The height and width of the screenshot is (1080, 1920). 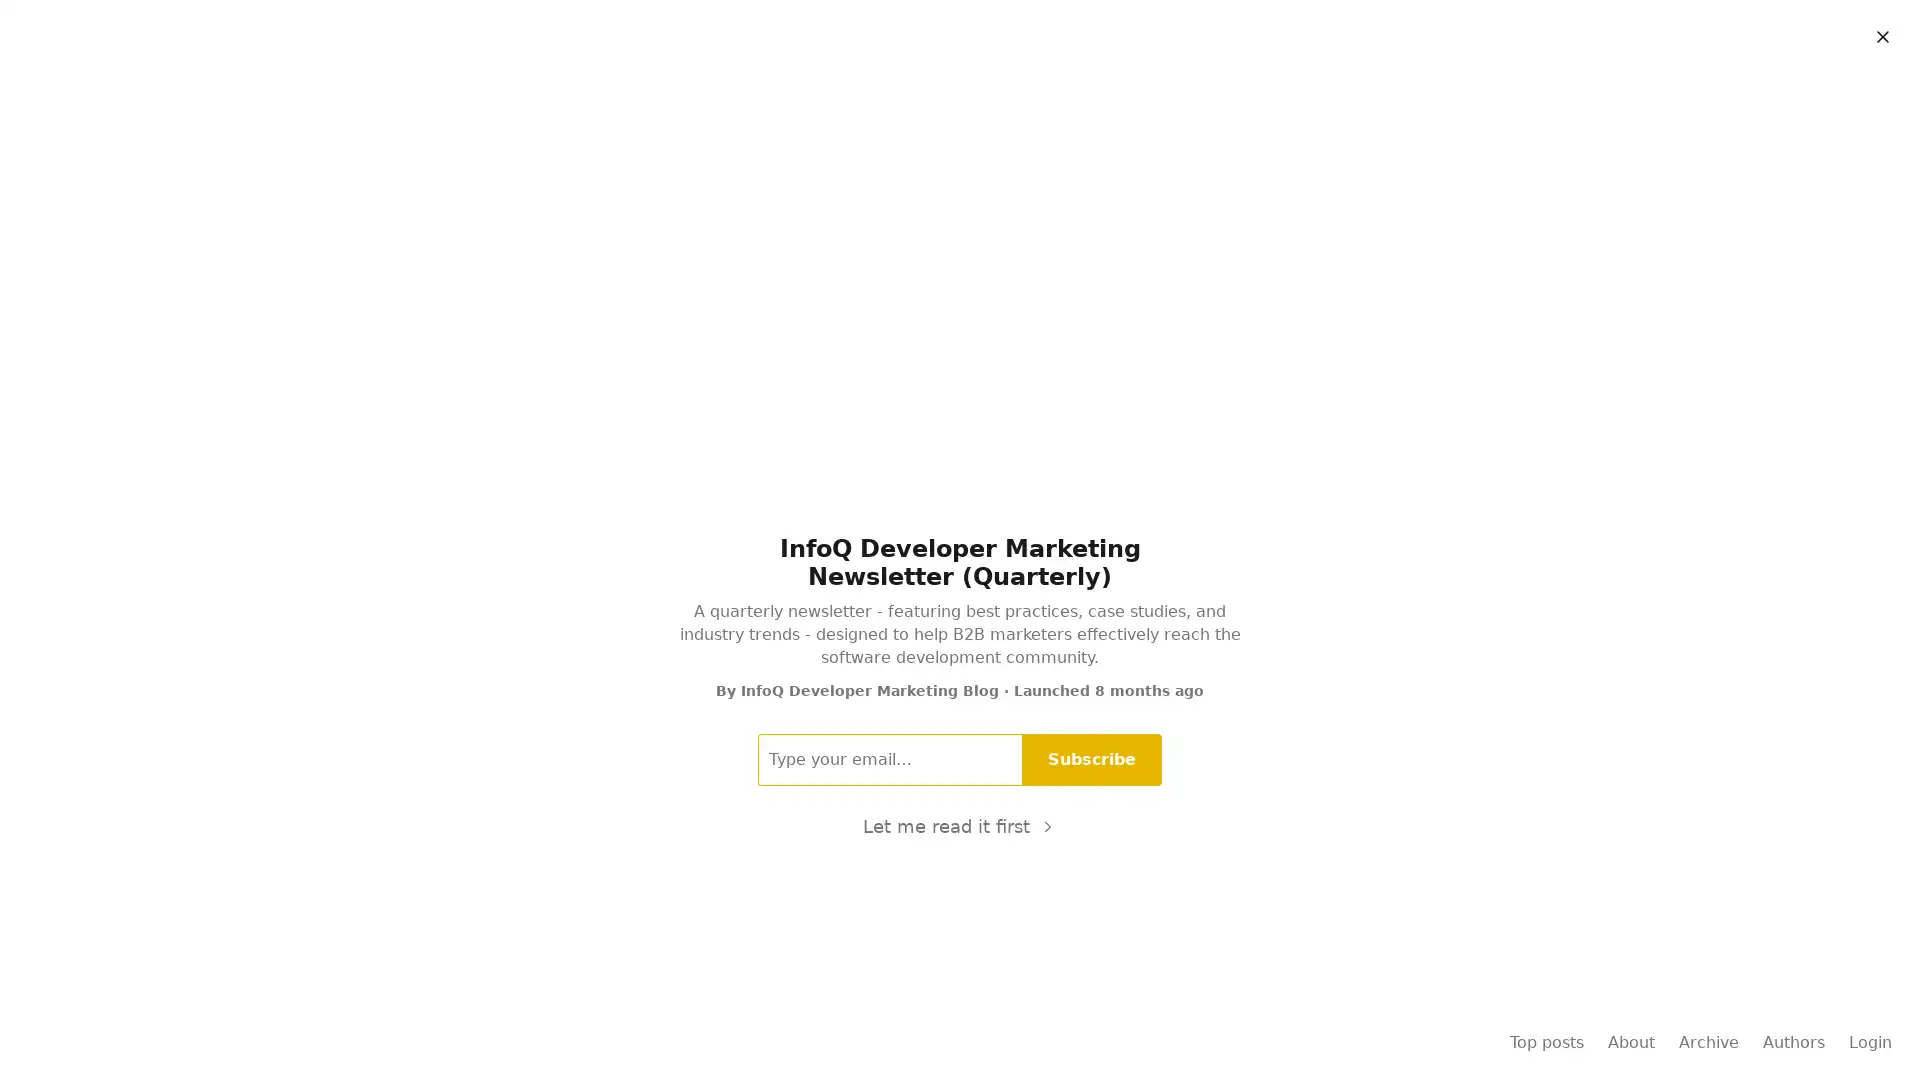 I want to click on QCon, so click(x=1040, y=87).